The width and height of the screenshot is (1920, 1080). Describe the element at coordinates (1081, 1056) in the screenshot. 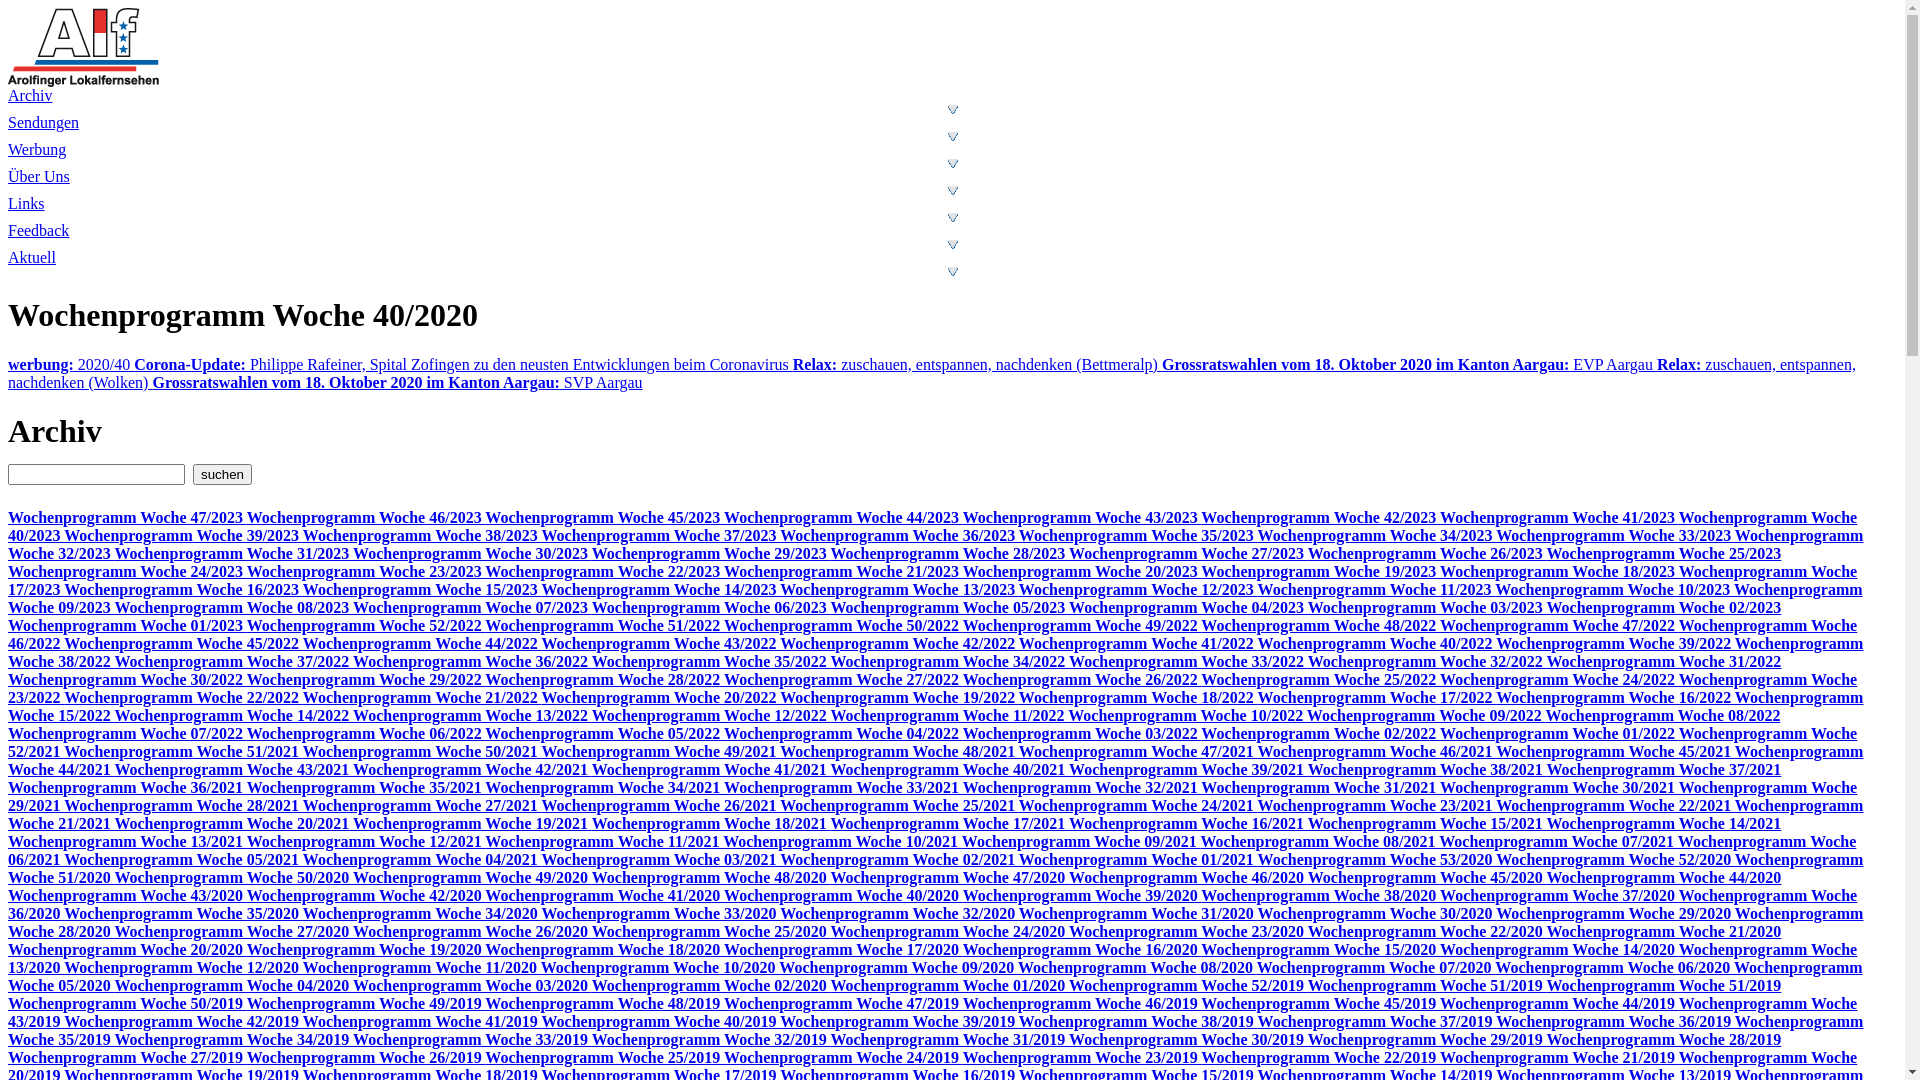

I see `'Wochenprogramm Woche 23/2019'` at that location.